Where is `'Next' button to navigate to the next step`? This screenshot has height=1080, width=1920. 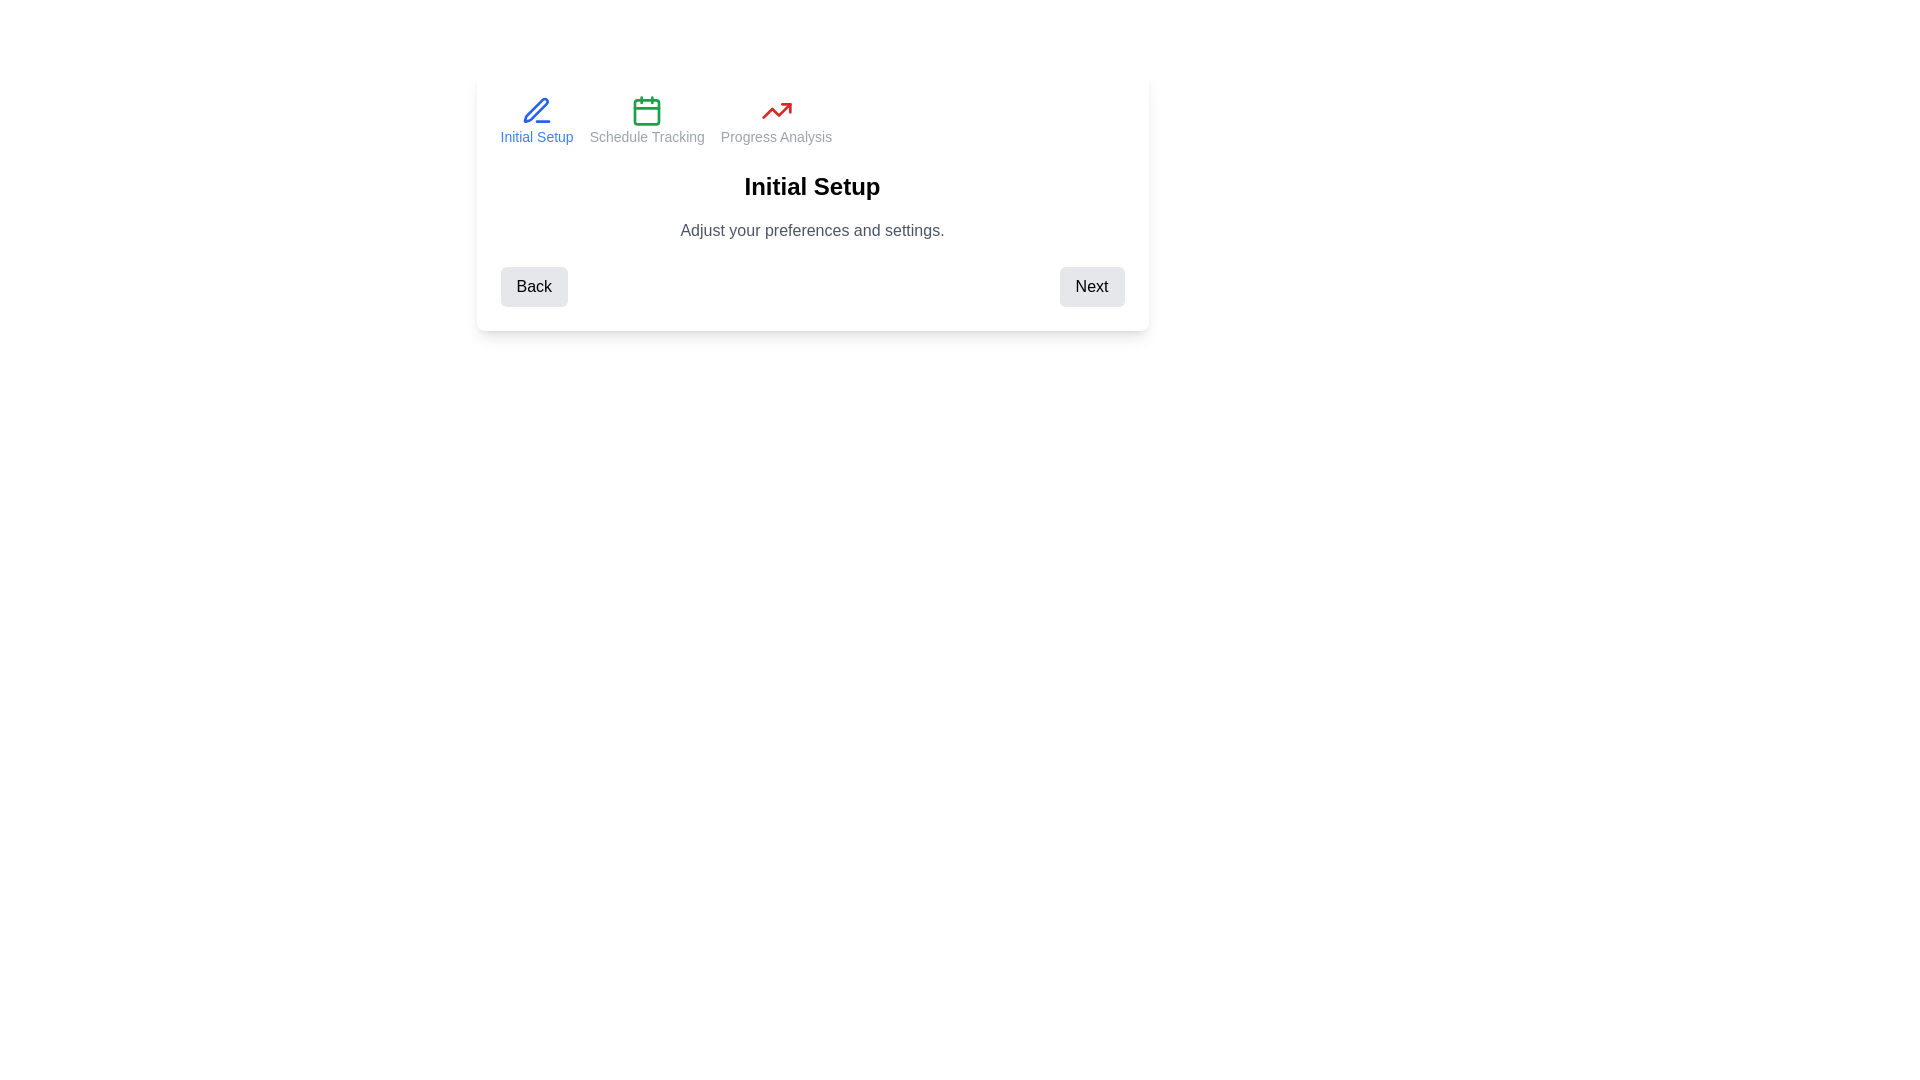 'Next' button to navigate to the next step is located at coordinates (1090, 286).